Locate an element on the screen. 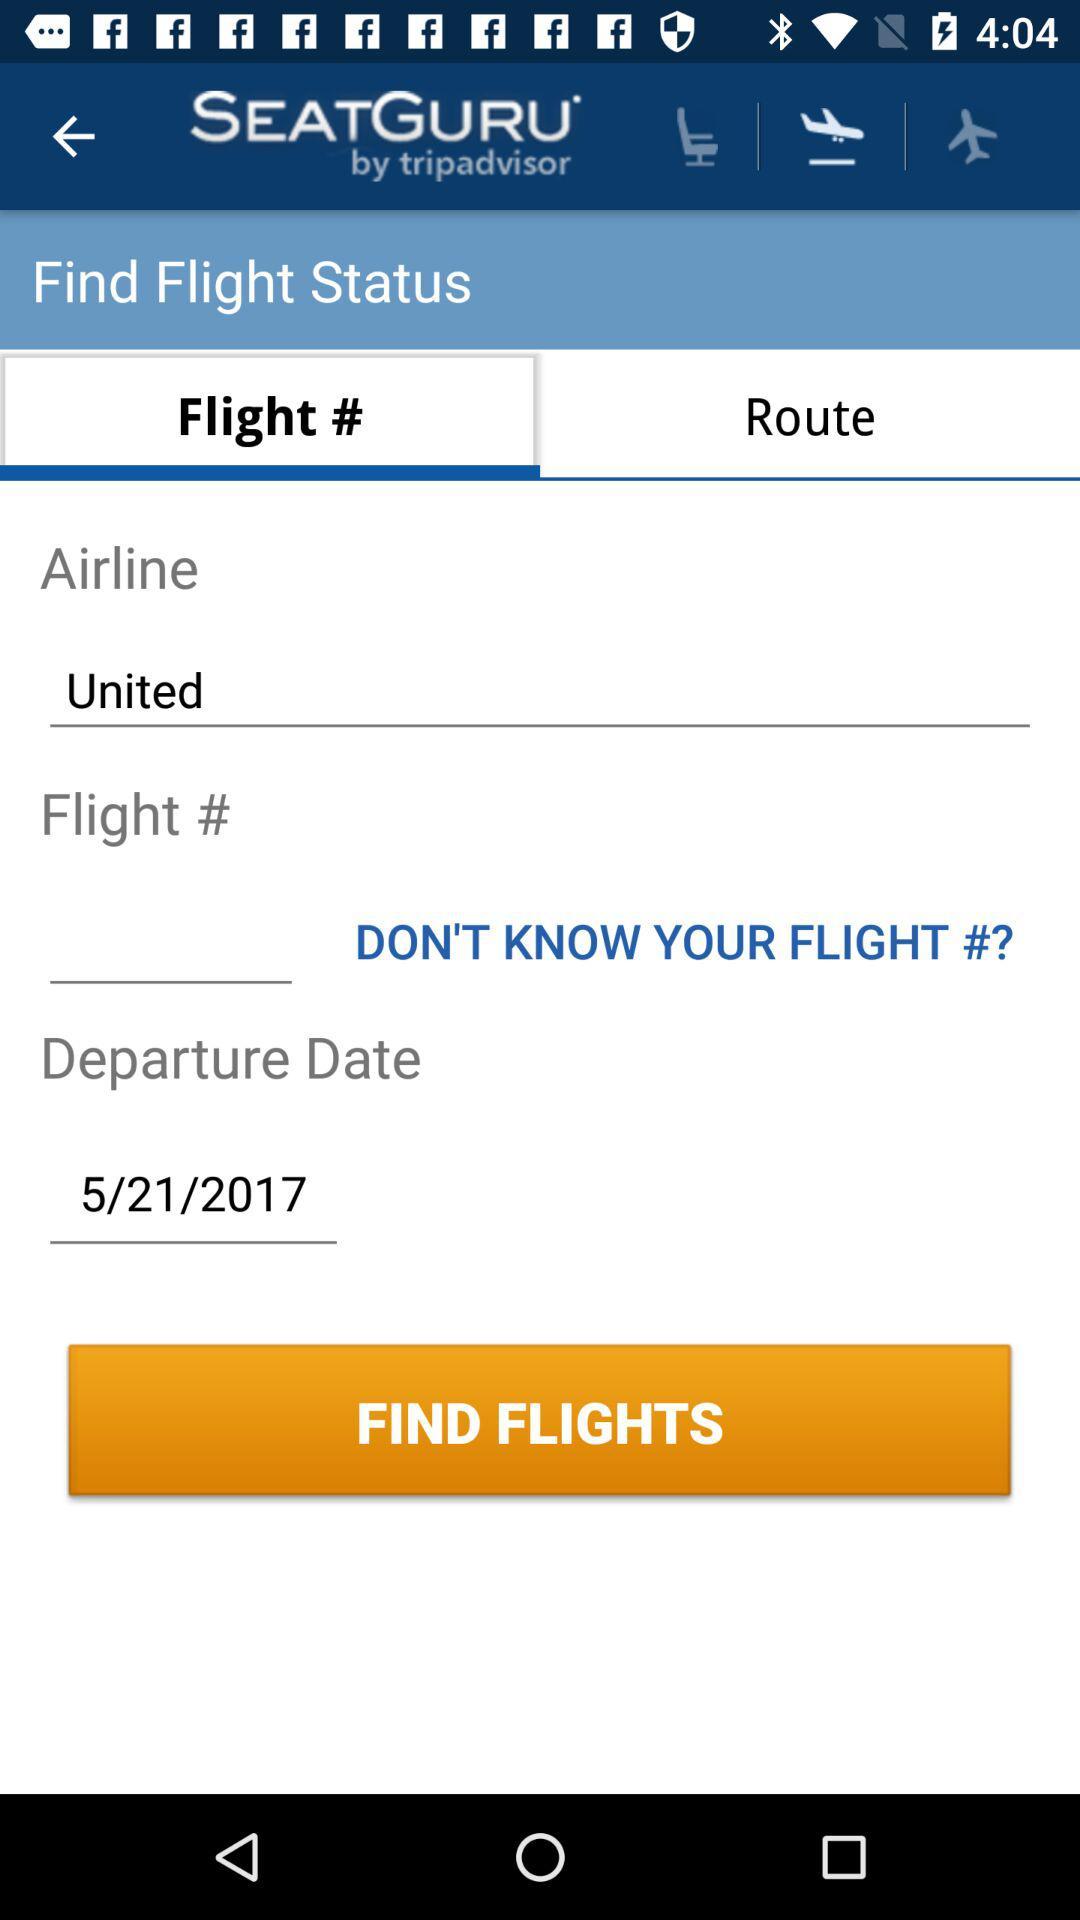 The width and height of the screenshot is (1080, 1920). put the flight number is located at coordinates (169, 939).